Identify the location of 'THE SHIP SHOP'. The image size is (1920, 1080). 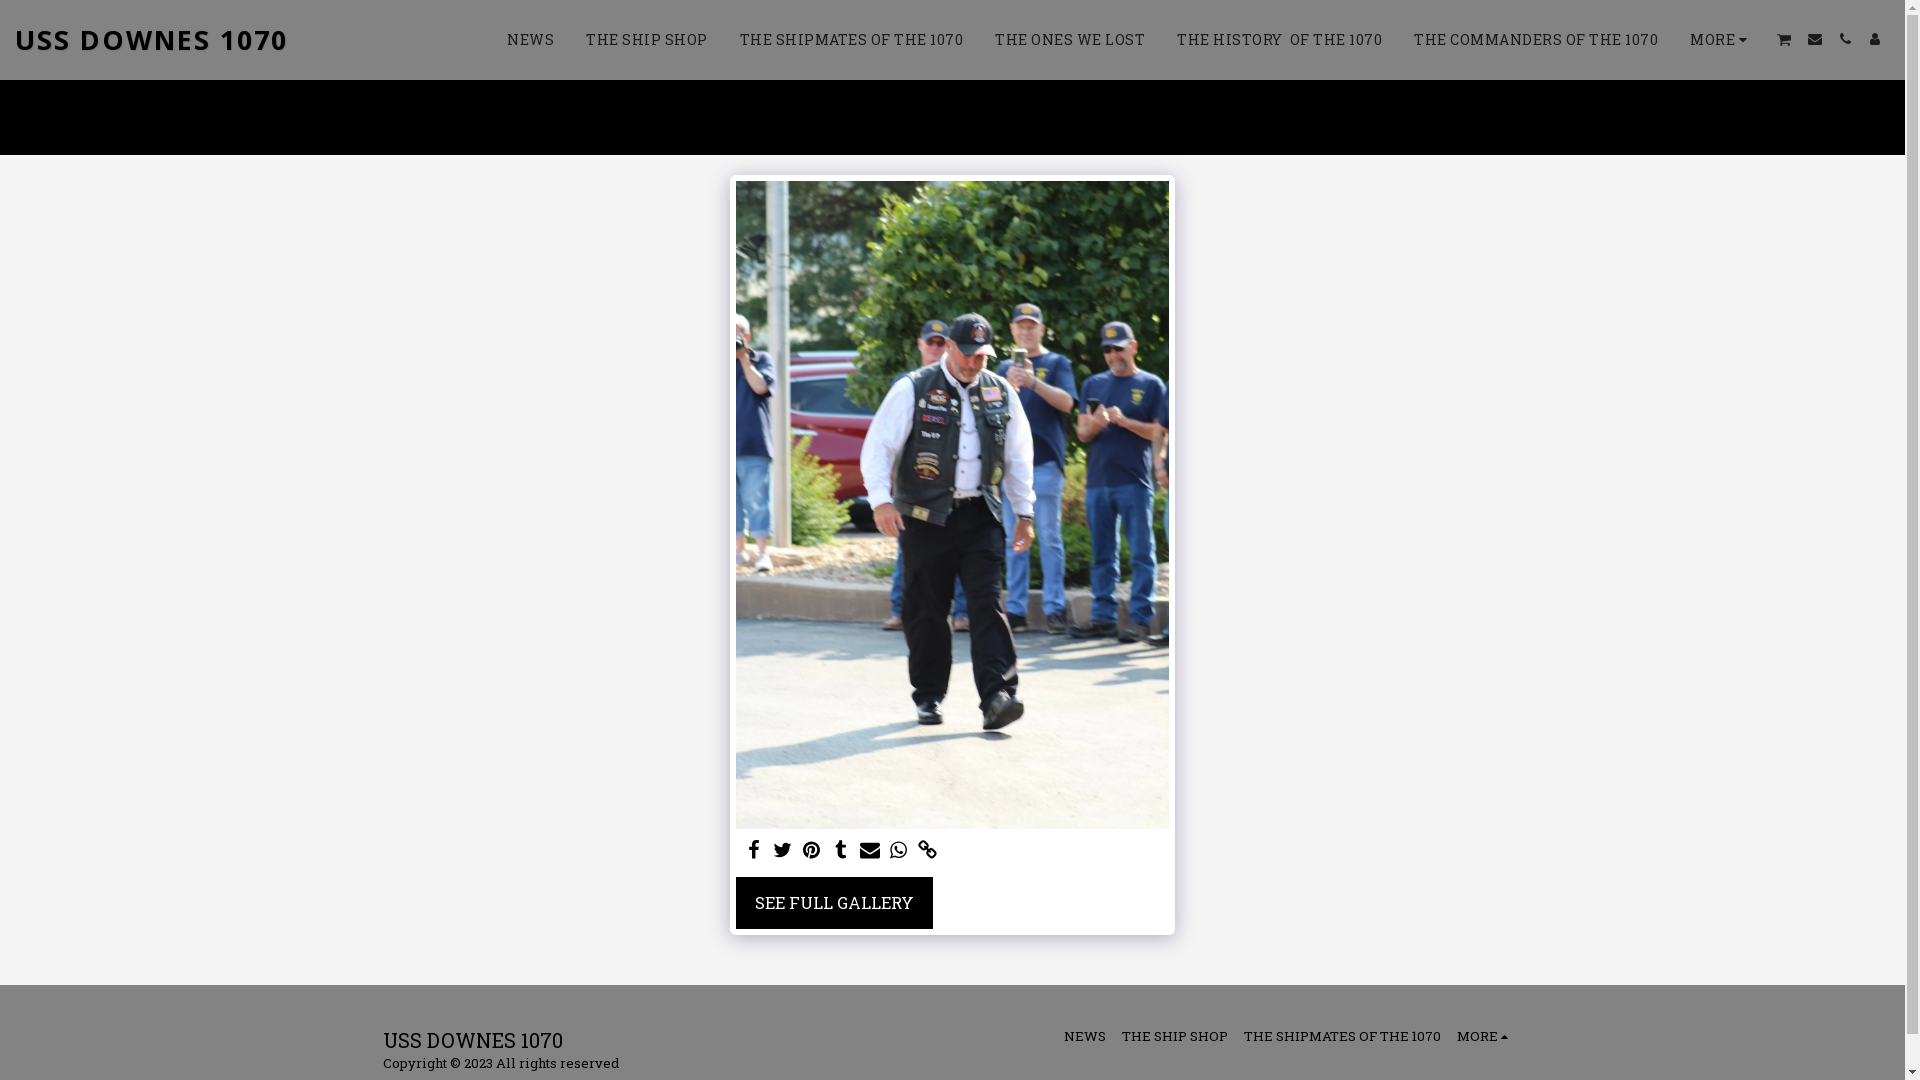
(1175, 1035).